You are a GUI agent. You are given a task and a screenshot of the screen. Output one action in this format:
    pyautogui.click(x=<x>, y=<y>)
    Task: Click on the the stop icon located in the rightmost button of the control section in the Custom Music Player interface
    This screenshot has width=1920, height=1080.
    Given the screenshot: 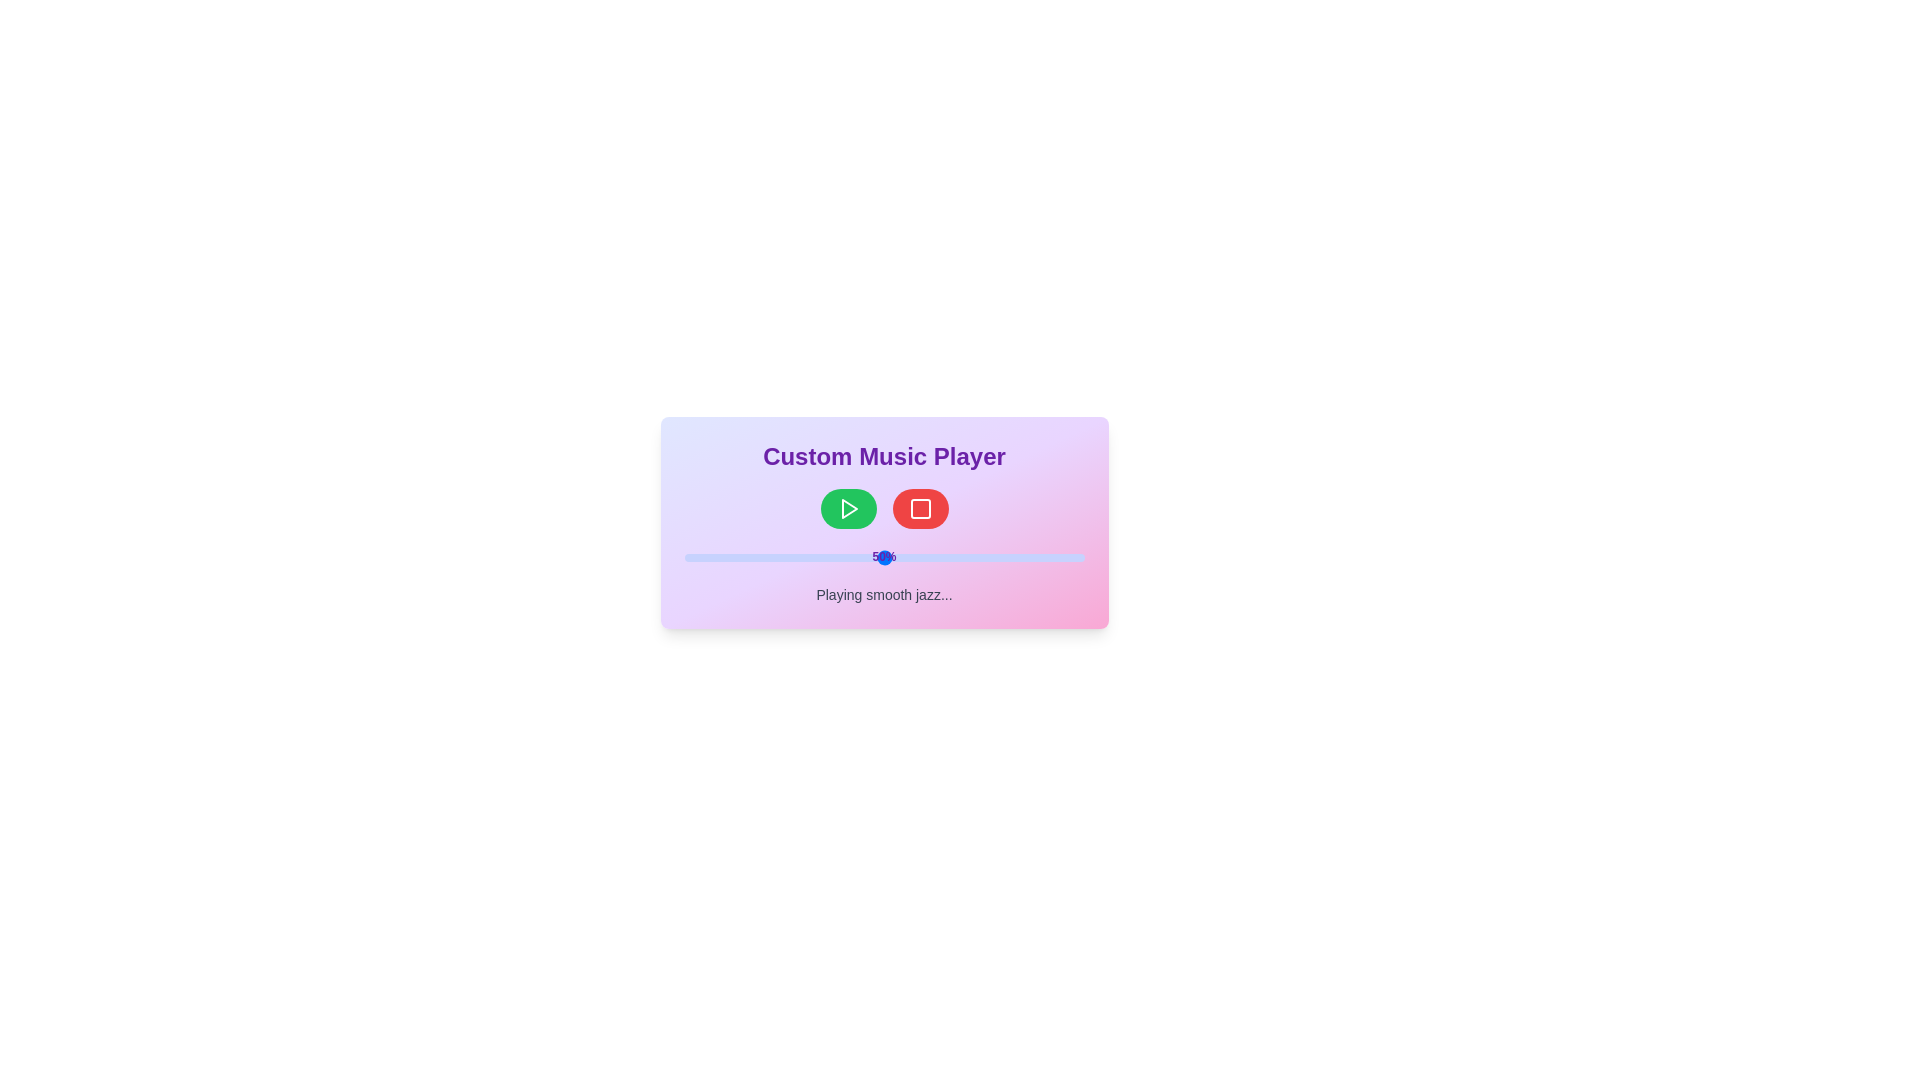 What is the action you would take?
    pyautogui.click(x=919, y=508)
    